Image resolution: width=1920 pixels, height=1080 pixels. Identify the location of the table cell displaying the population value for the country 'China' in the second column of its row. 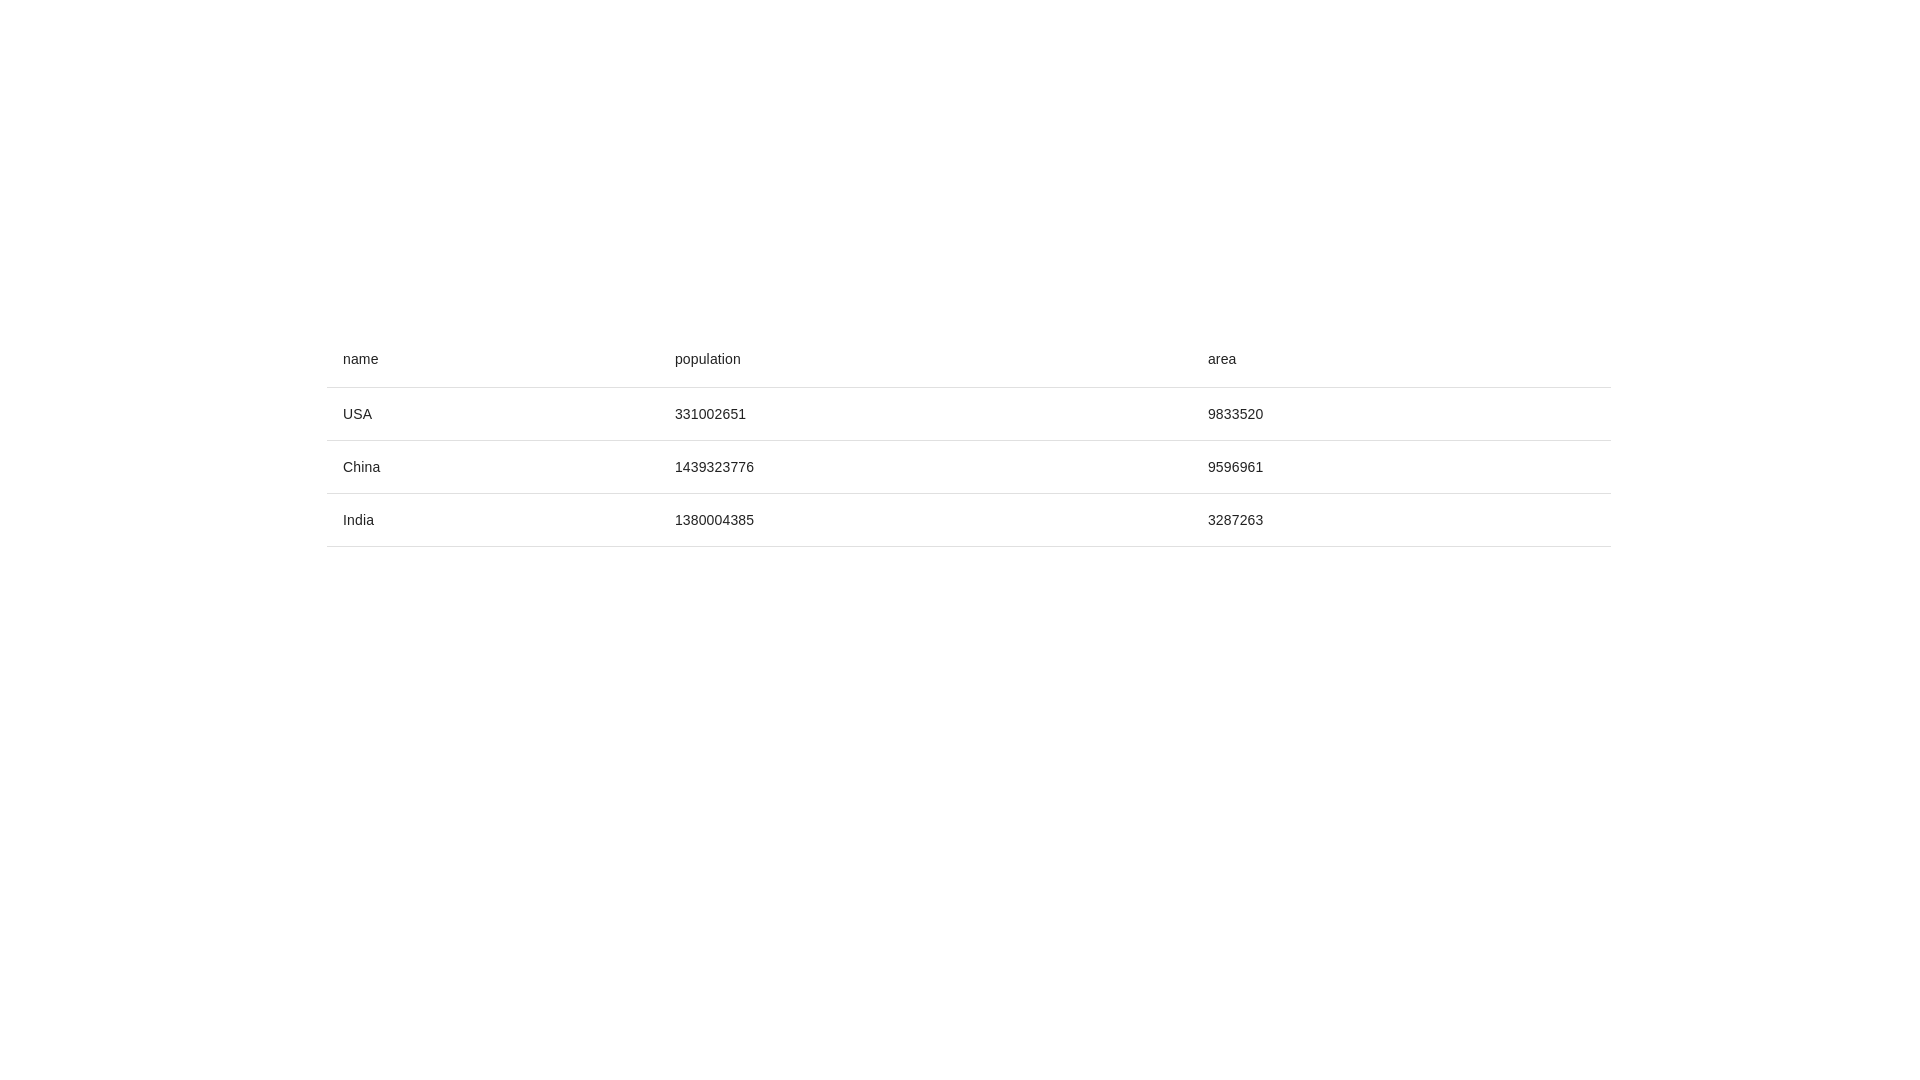
(924, 466).